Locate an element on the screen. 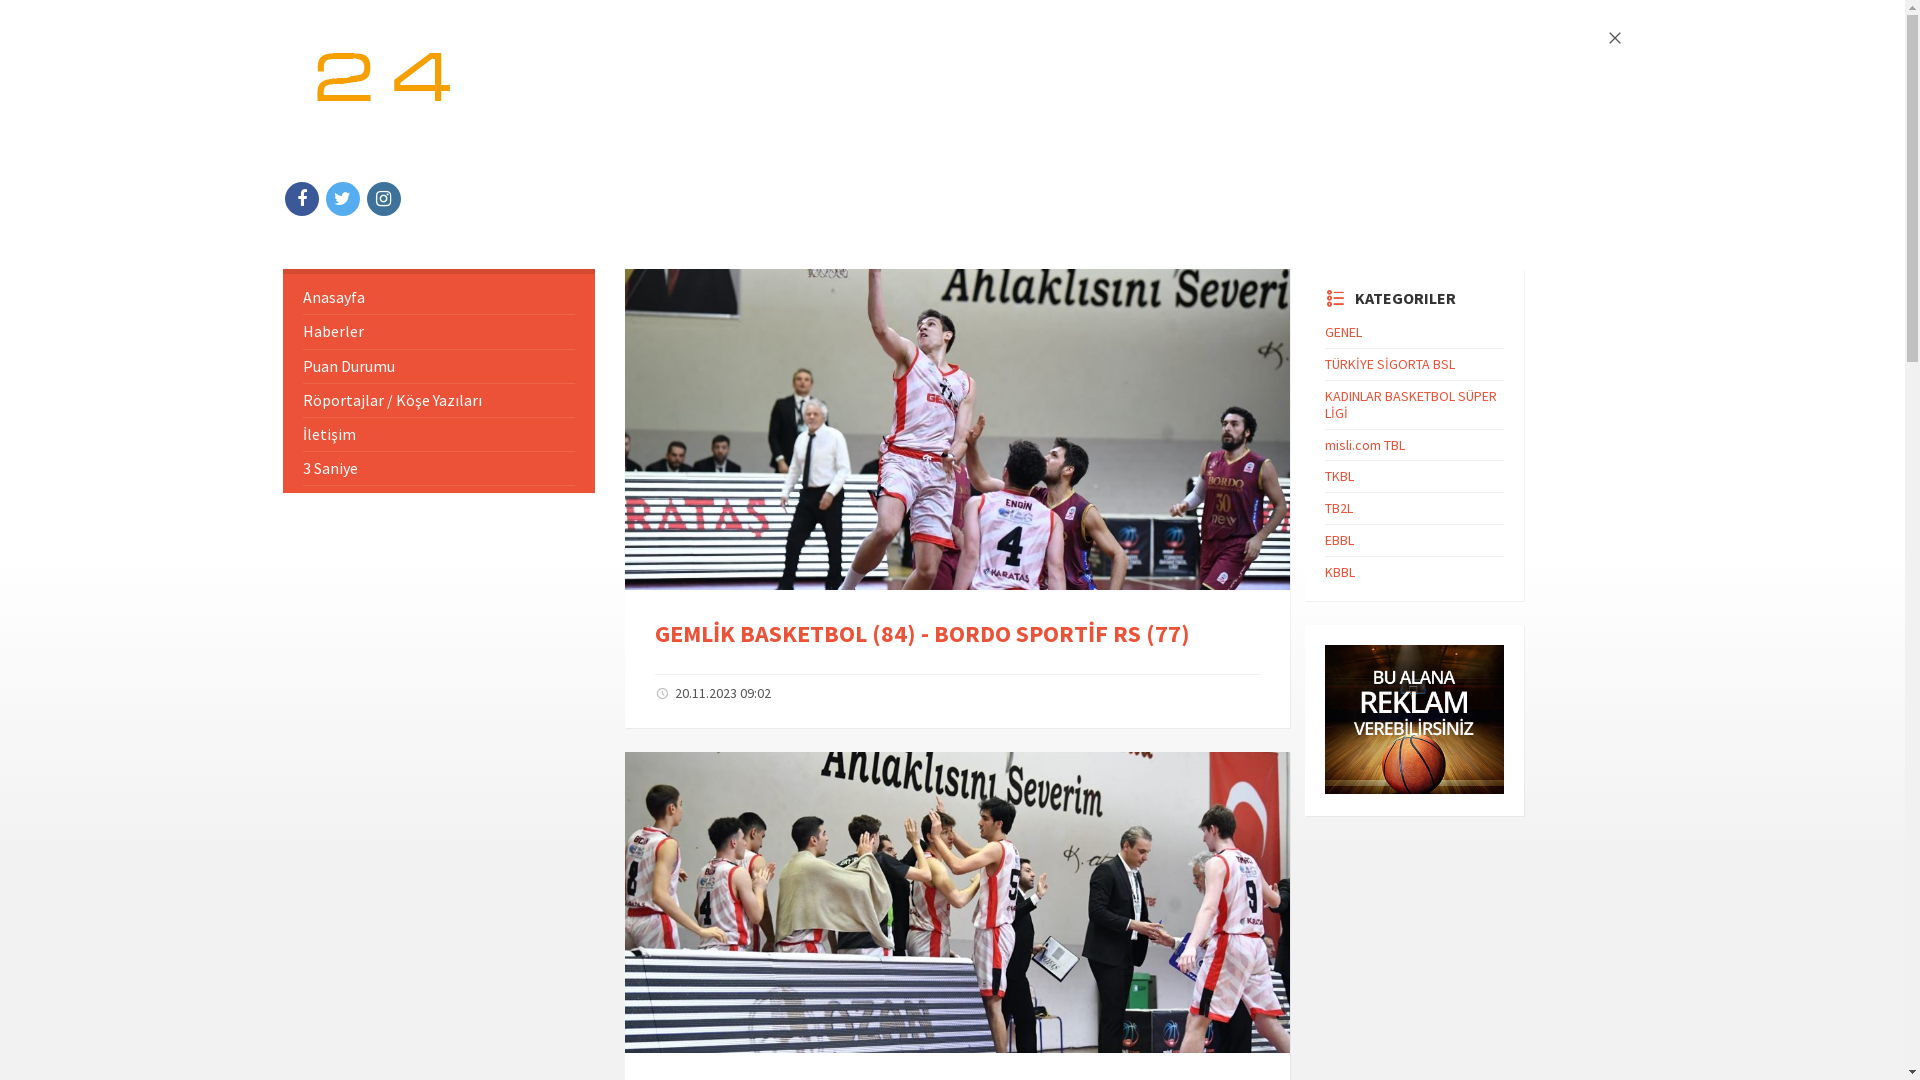  'Anasayfa' is located at coordinates (437, 297).